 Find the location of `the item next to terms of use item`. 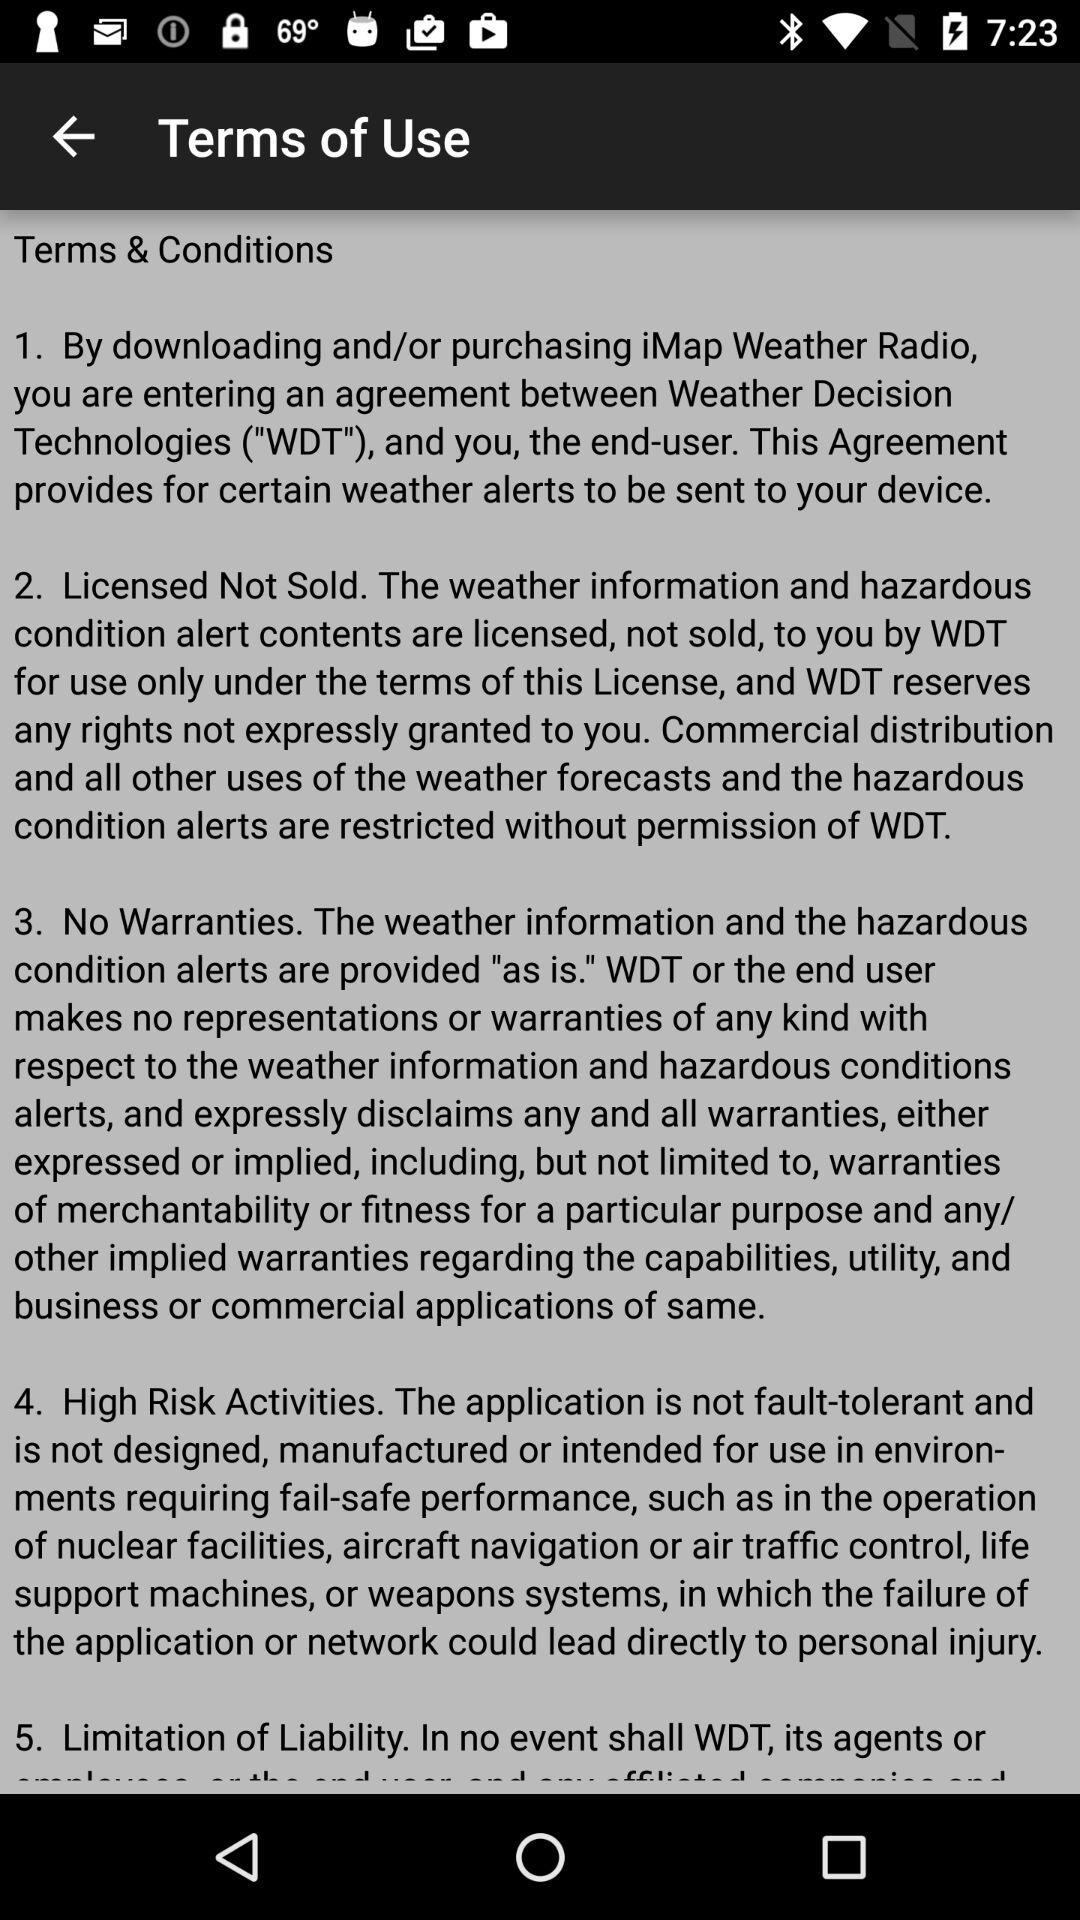

the item next to terms of use item is located at coordinates (72, 135).